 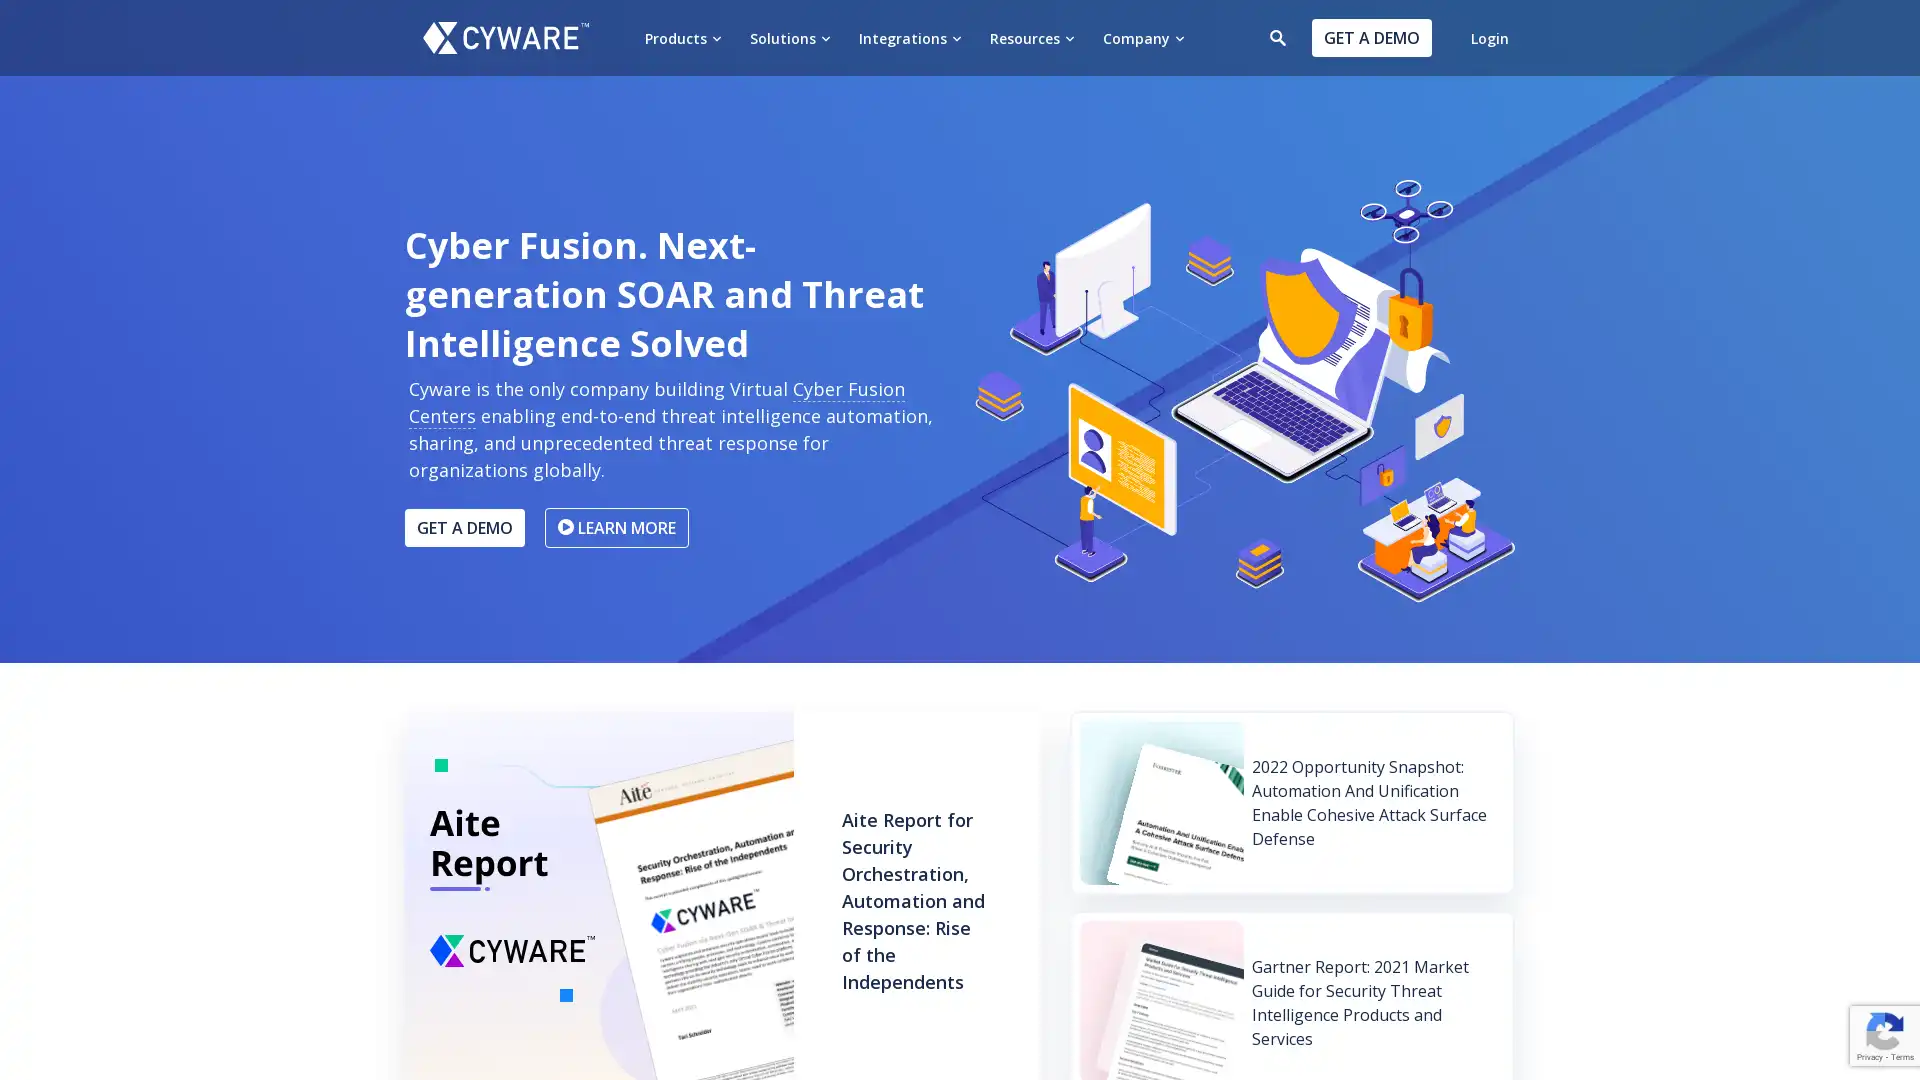 I want to click on GET A DEMO, so click(x=1371, y=38).